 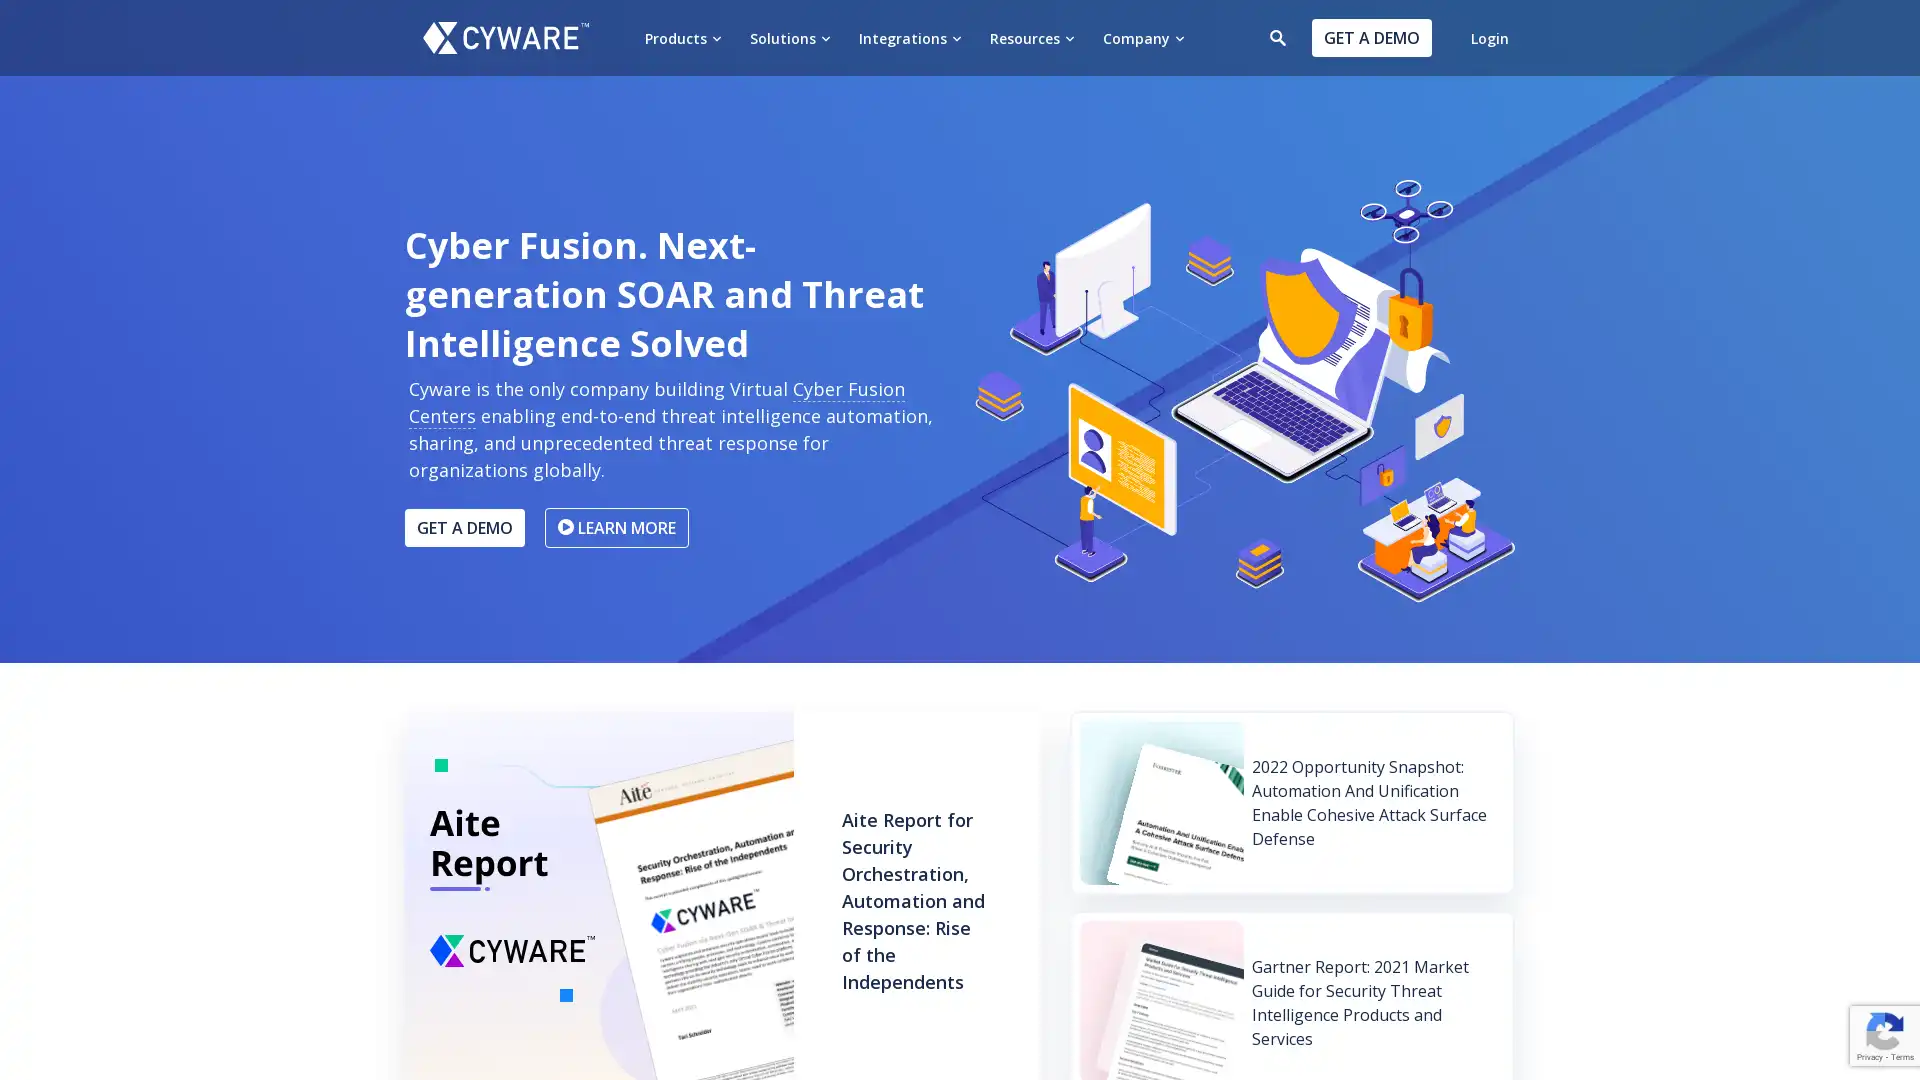 I want to click on GET A DEMO, so click(x=1371, y=38).